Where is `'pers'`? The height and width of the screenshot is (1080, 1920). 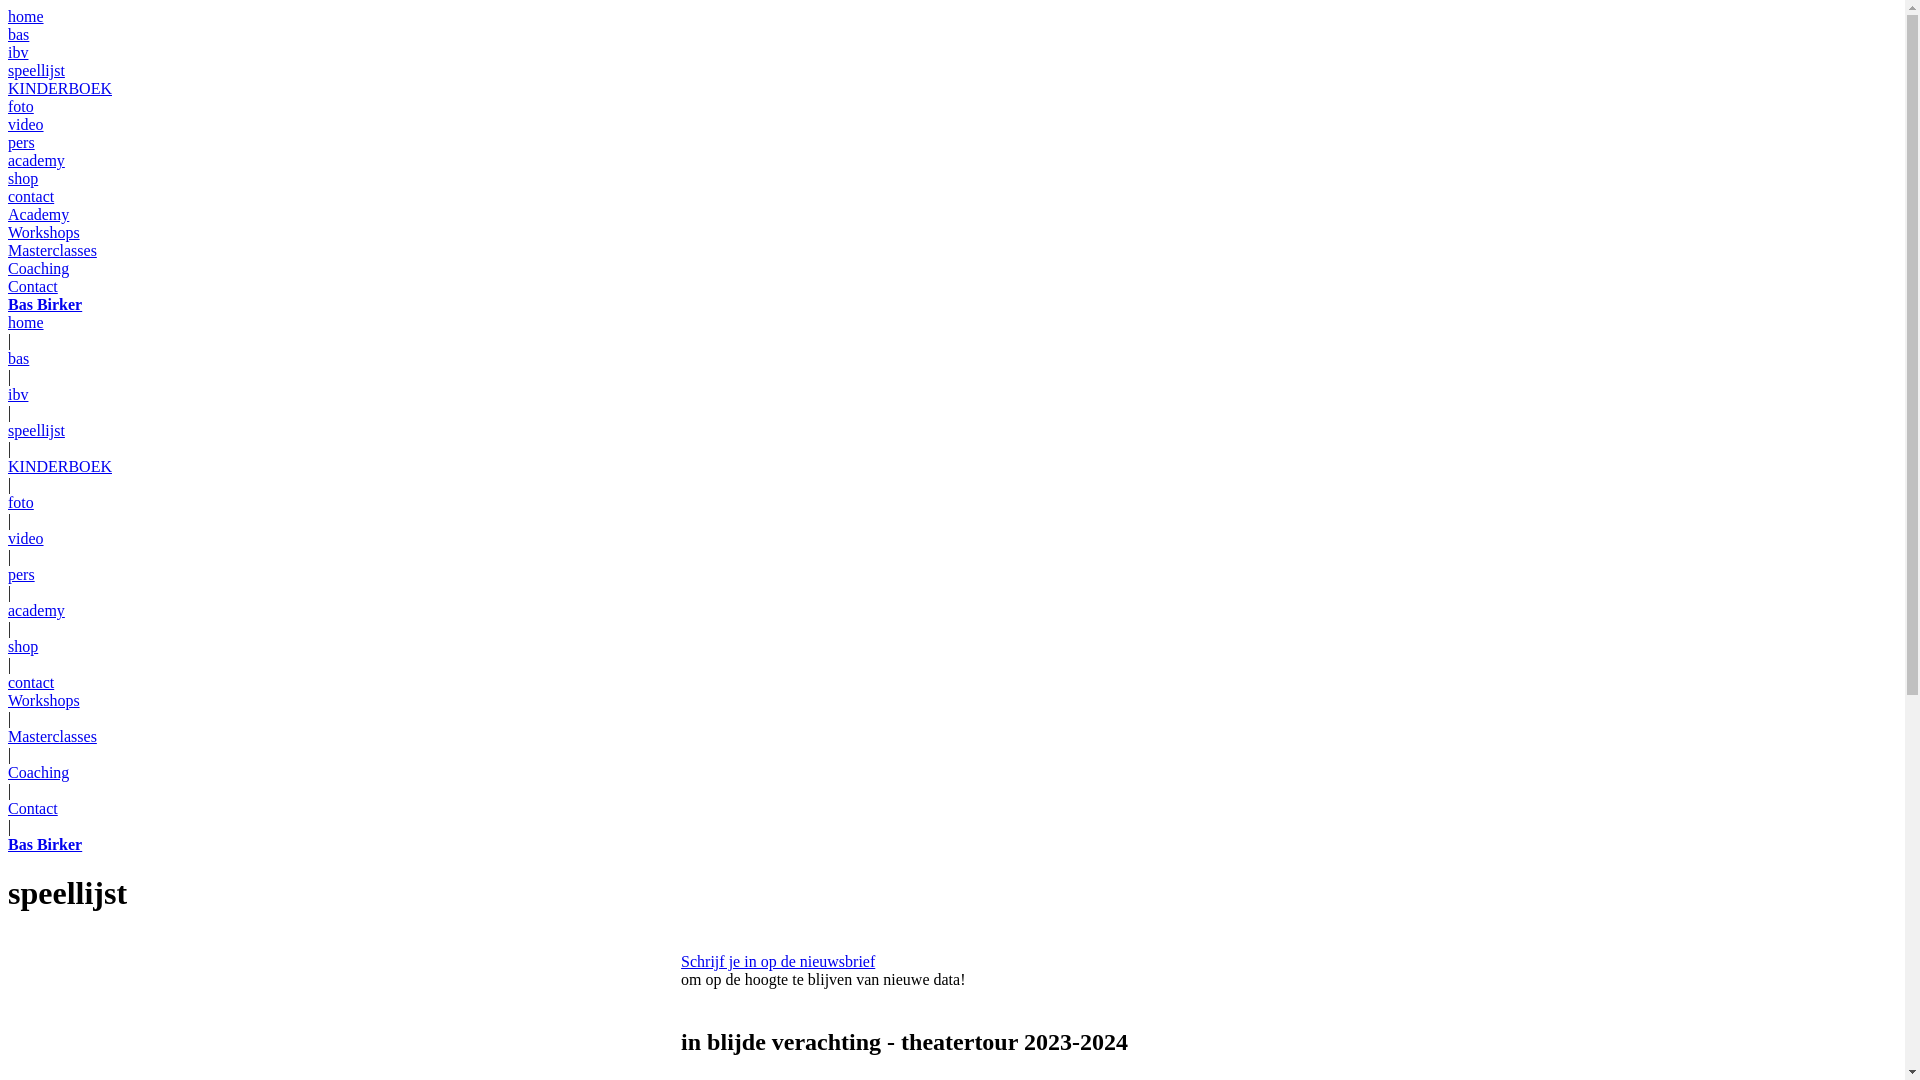
'pers' is located at coordinates (21, 141).